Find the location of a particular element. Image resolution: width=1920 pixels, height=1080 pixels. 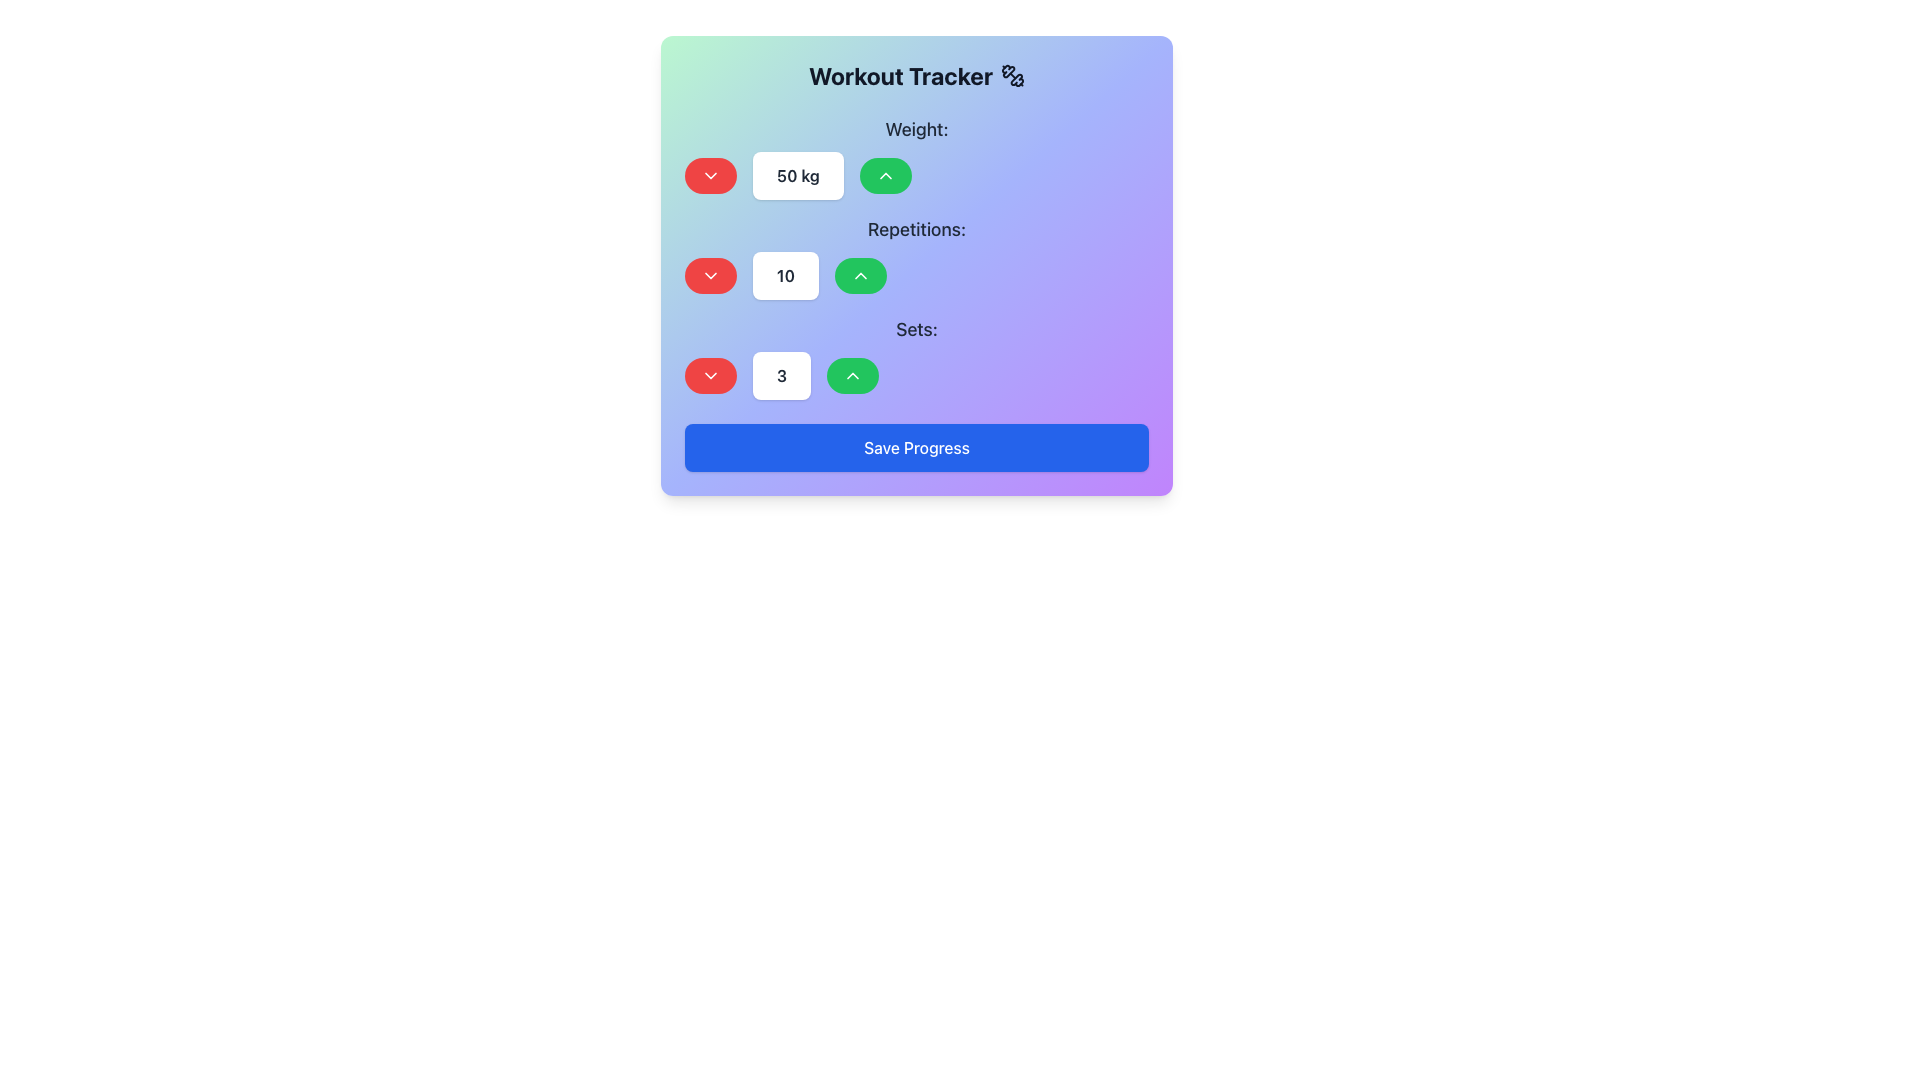

the Display element for numeric representation, which is centrally positioned within the 'Repetitions:' section and flanked by a red button with a downward arrow on the left and a green button with an upward arrow on the right is located at coordinates (915, 276).